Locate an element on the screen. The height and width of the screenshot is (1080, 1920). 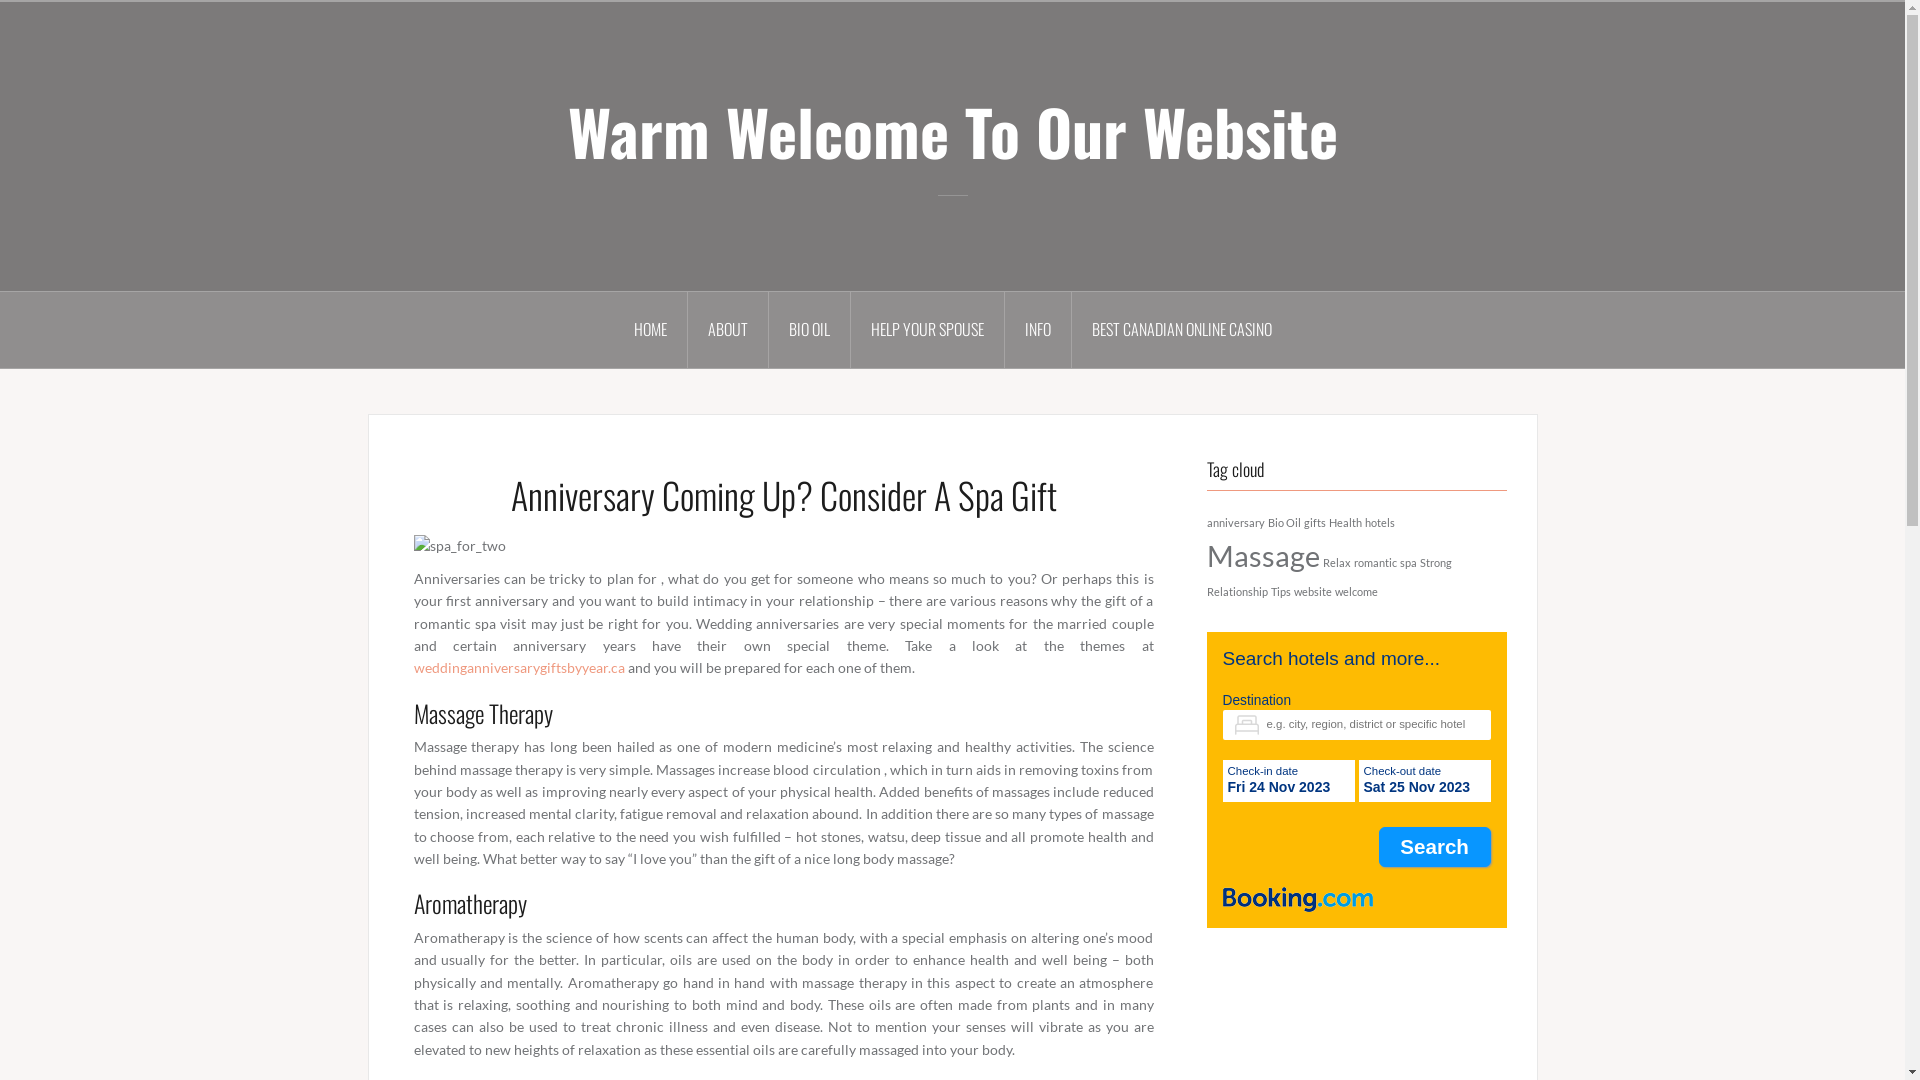
'anniversary' is located at coordinates (1204, 521).